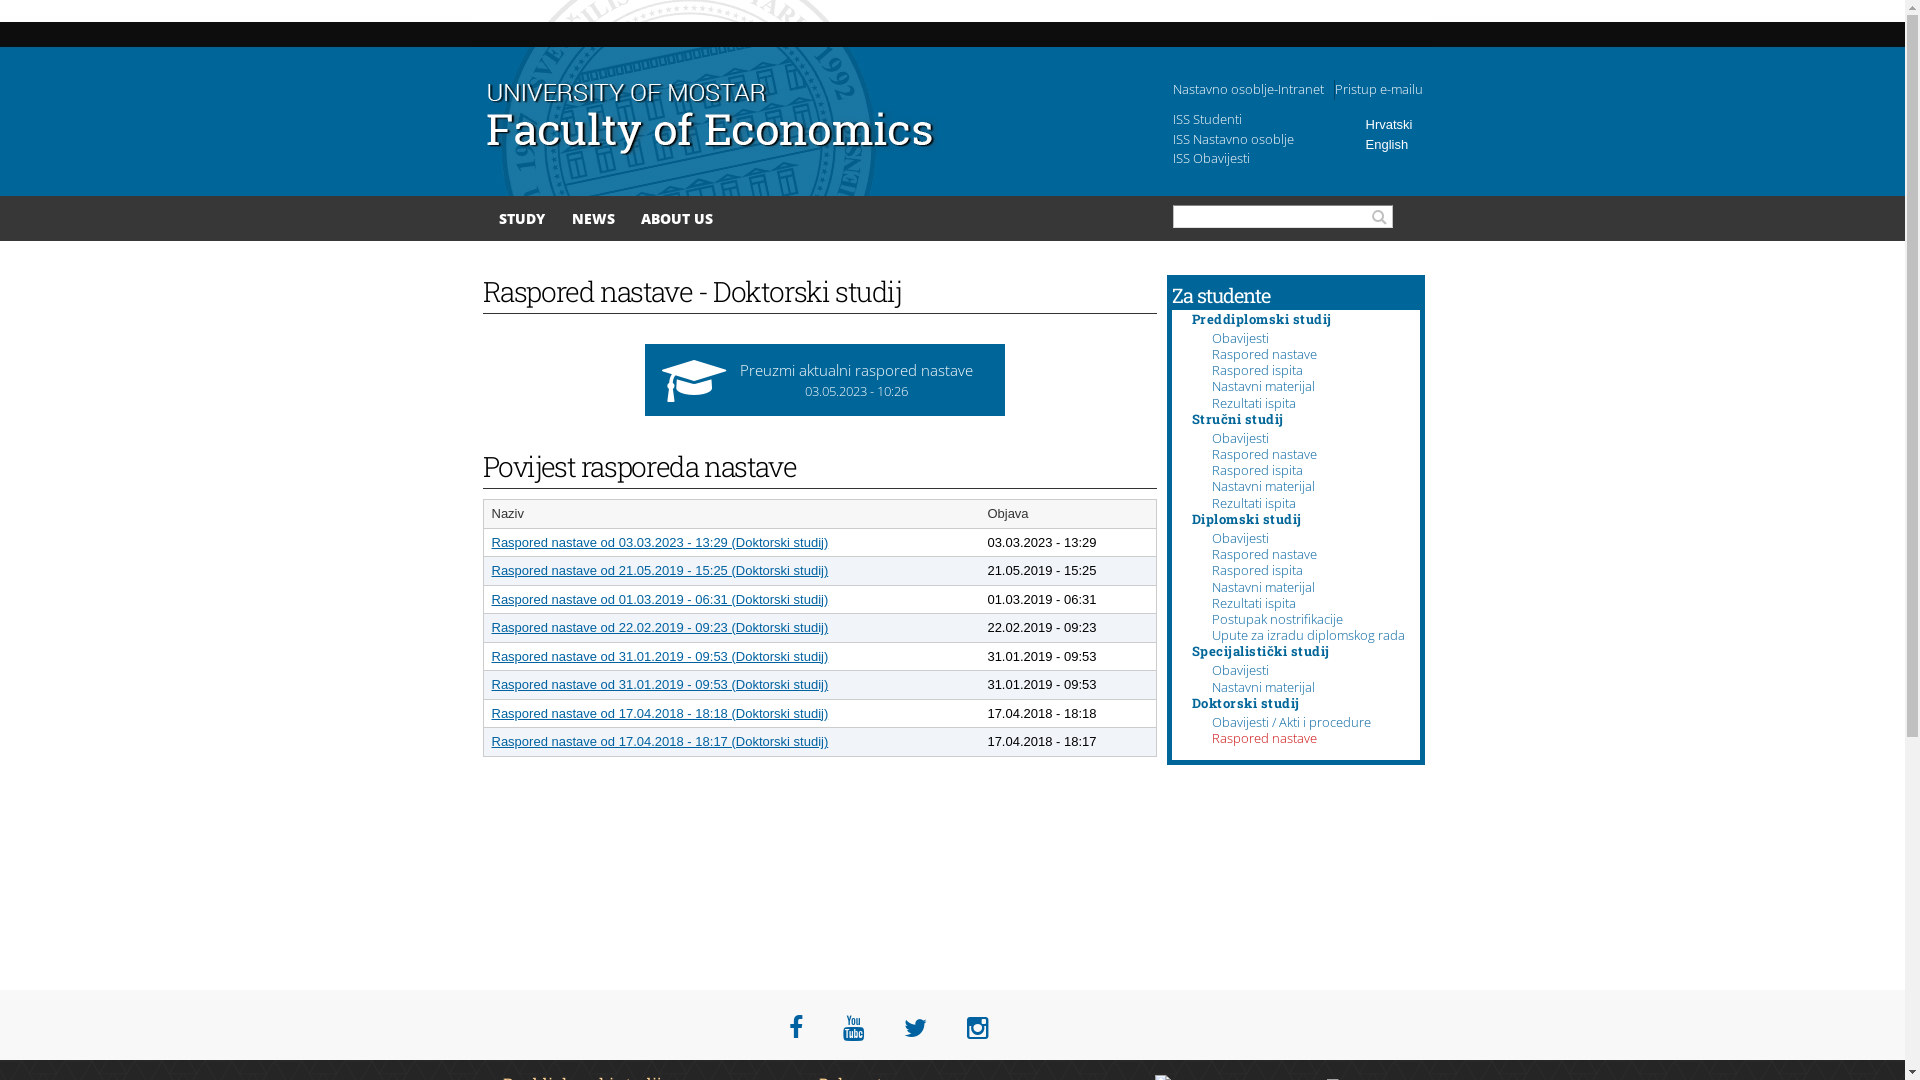 Image resolution: width=1920 pixels, height=1080 pixels. Describe the element at coordinates (660, 655) in the screenshot. I see `'Raspored nastave od 31.01.2019 - 09:53 (Doktorski studij)'` at that location.